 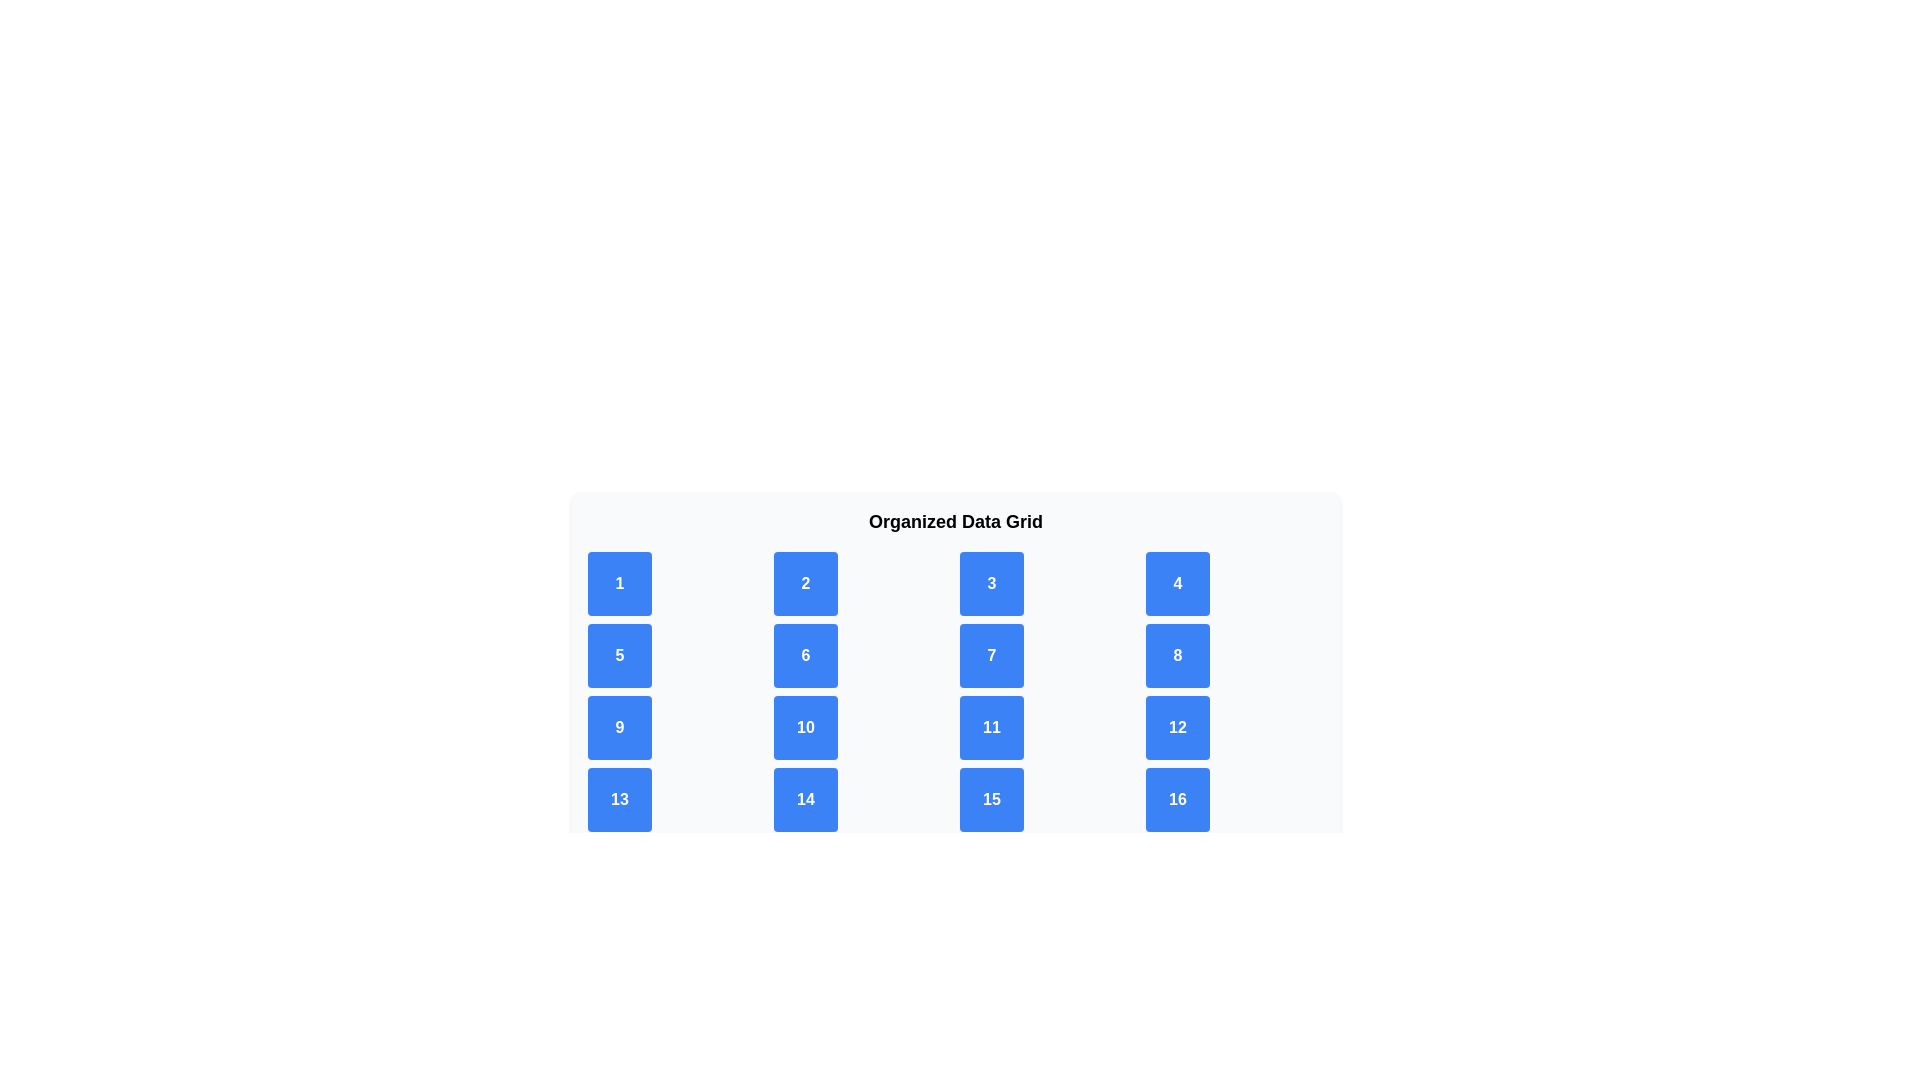 I want to click on the rounded square button displaying the numeral '15' with a blue background and white text, located in the fourth row and third column of the grid layout, so click(x=992, y=798).